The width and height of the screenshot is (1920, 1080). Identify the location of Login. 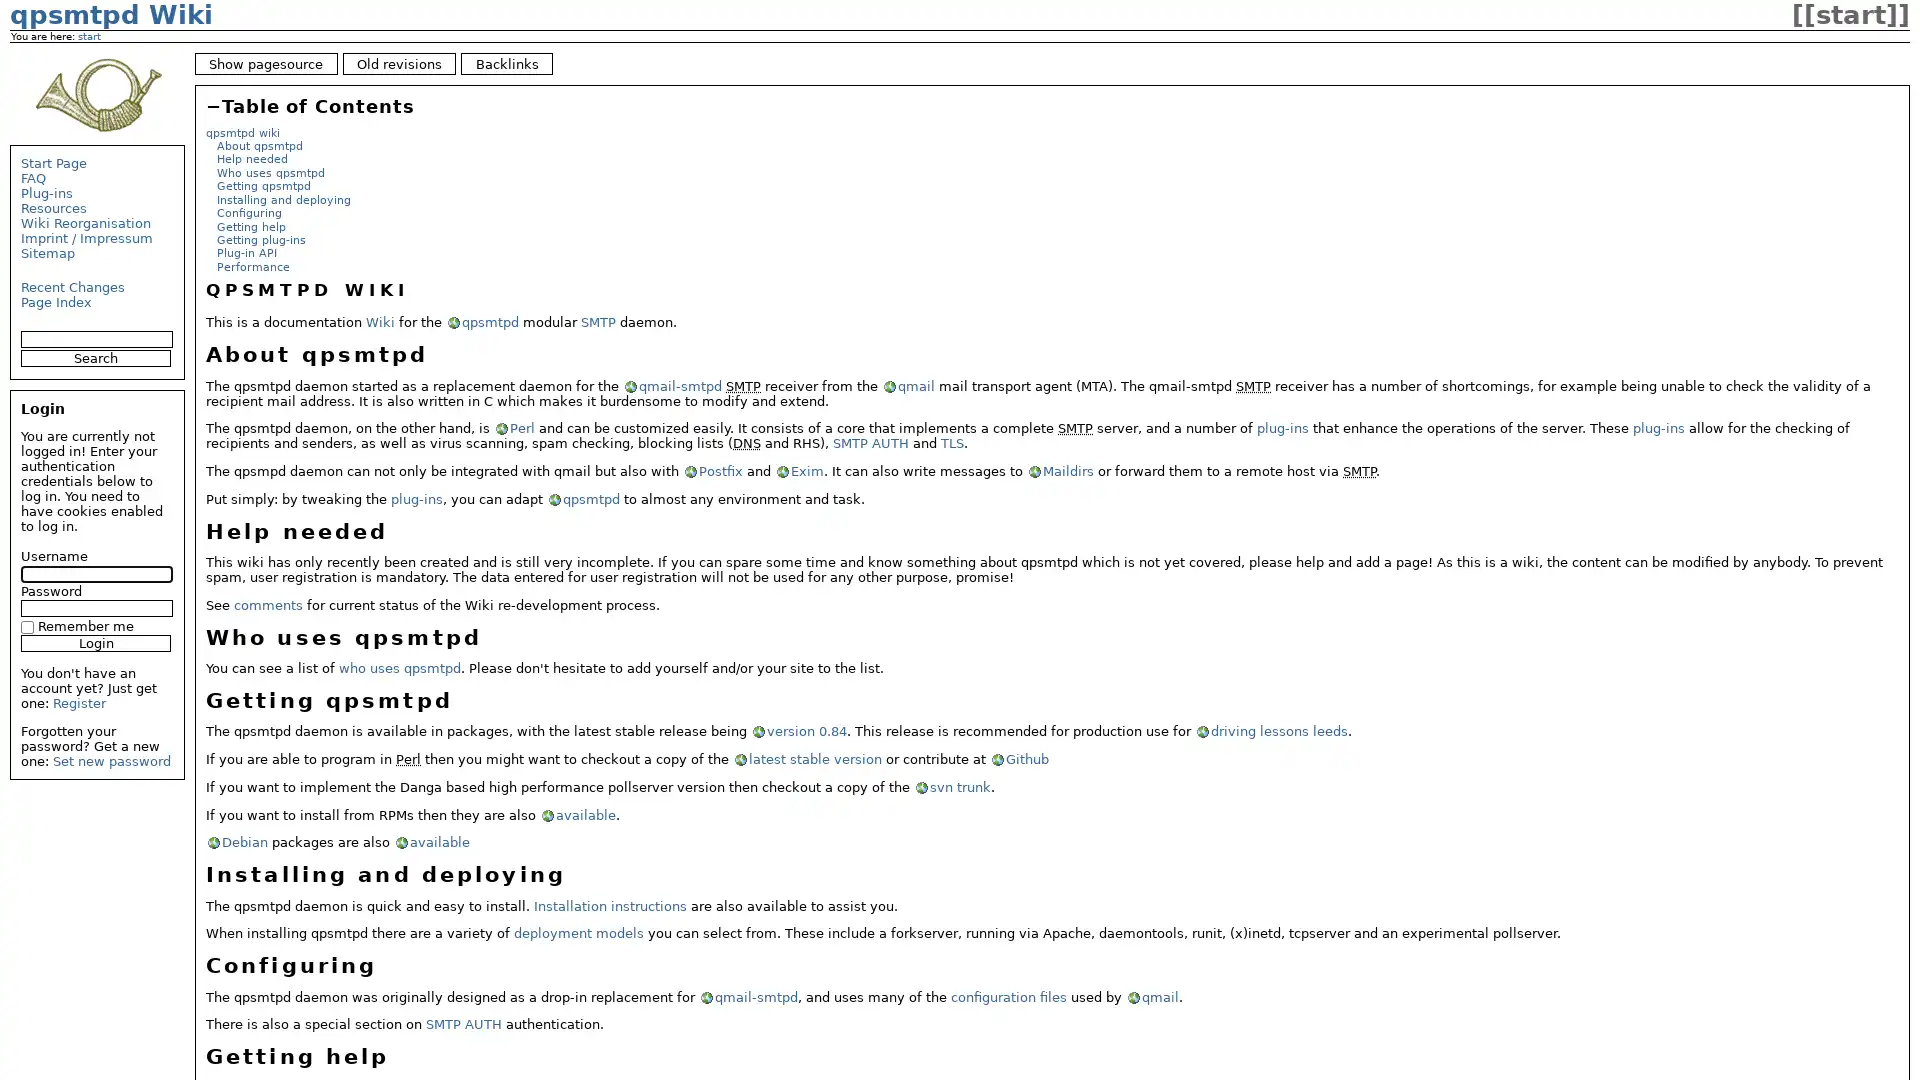
(95, 643).